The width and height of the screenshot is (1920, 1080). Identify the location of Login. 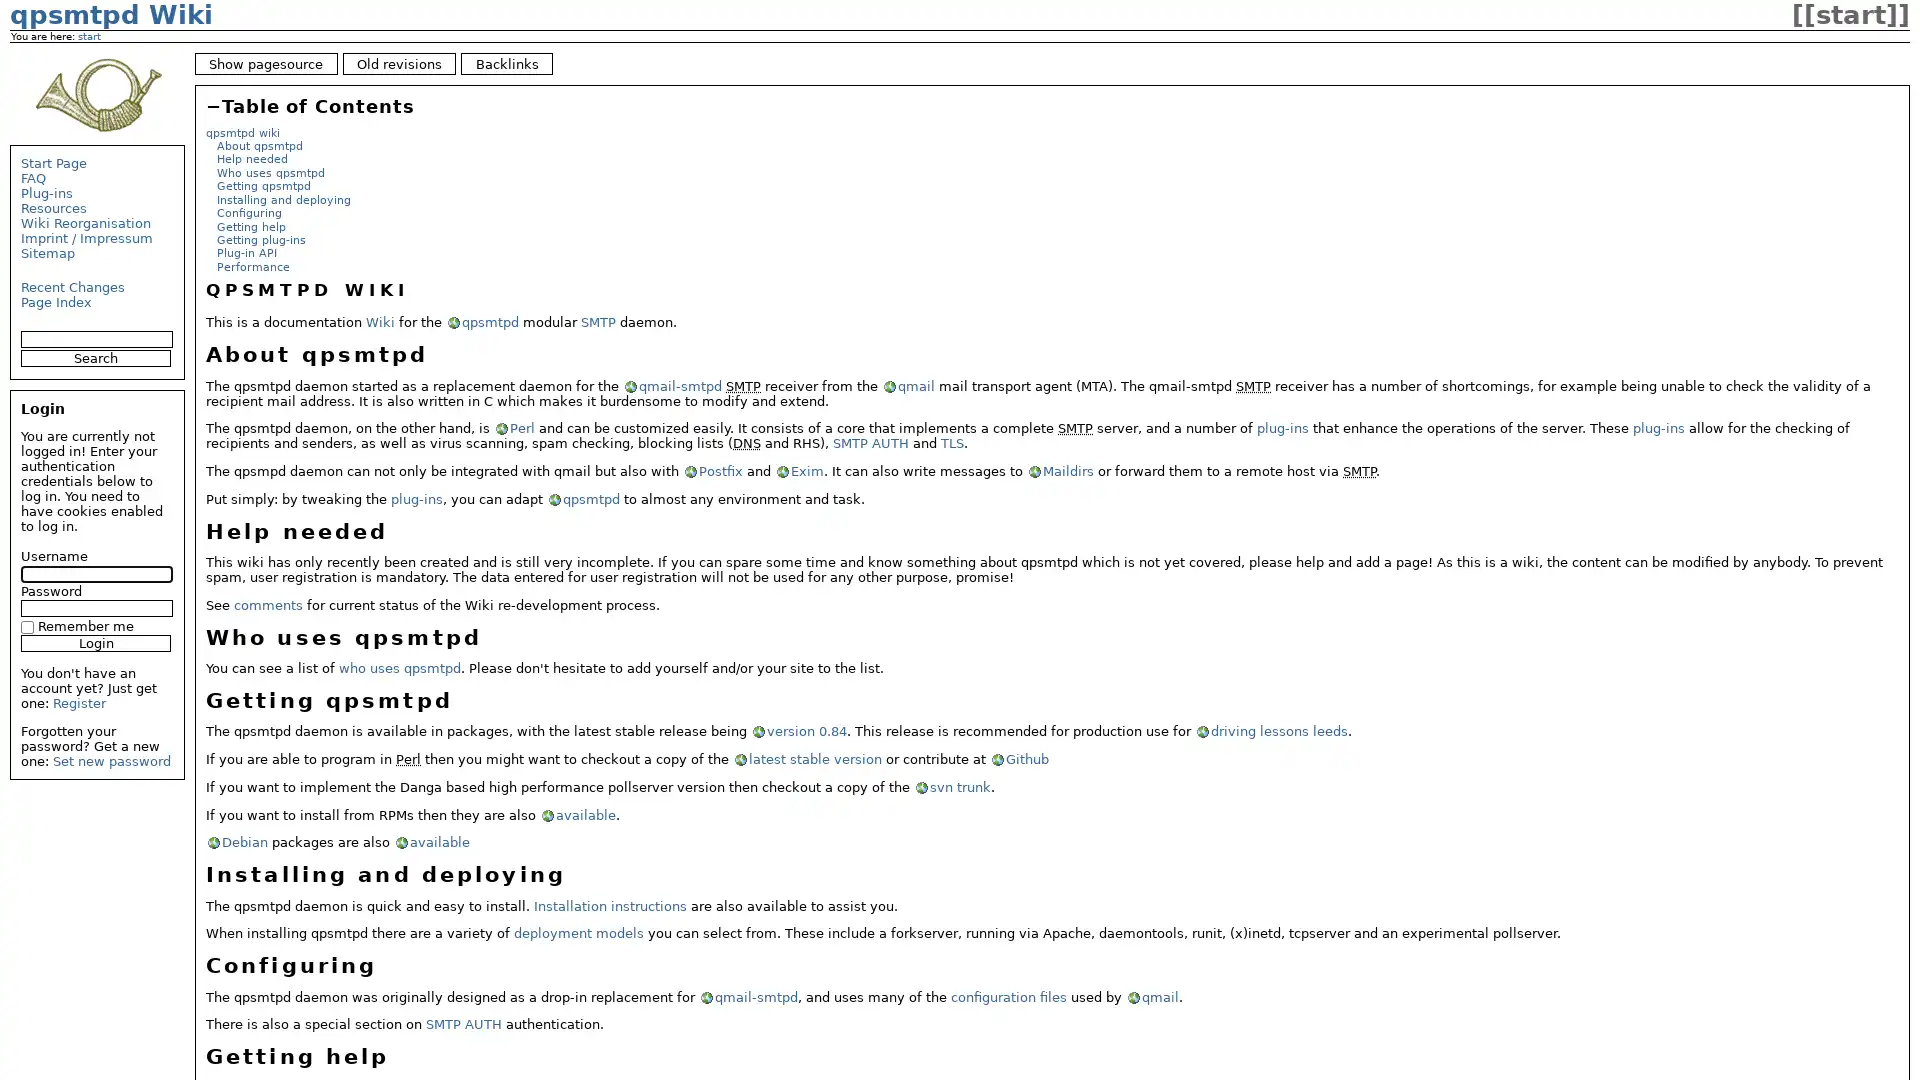
(95, 643).